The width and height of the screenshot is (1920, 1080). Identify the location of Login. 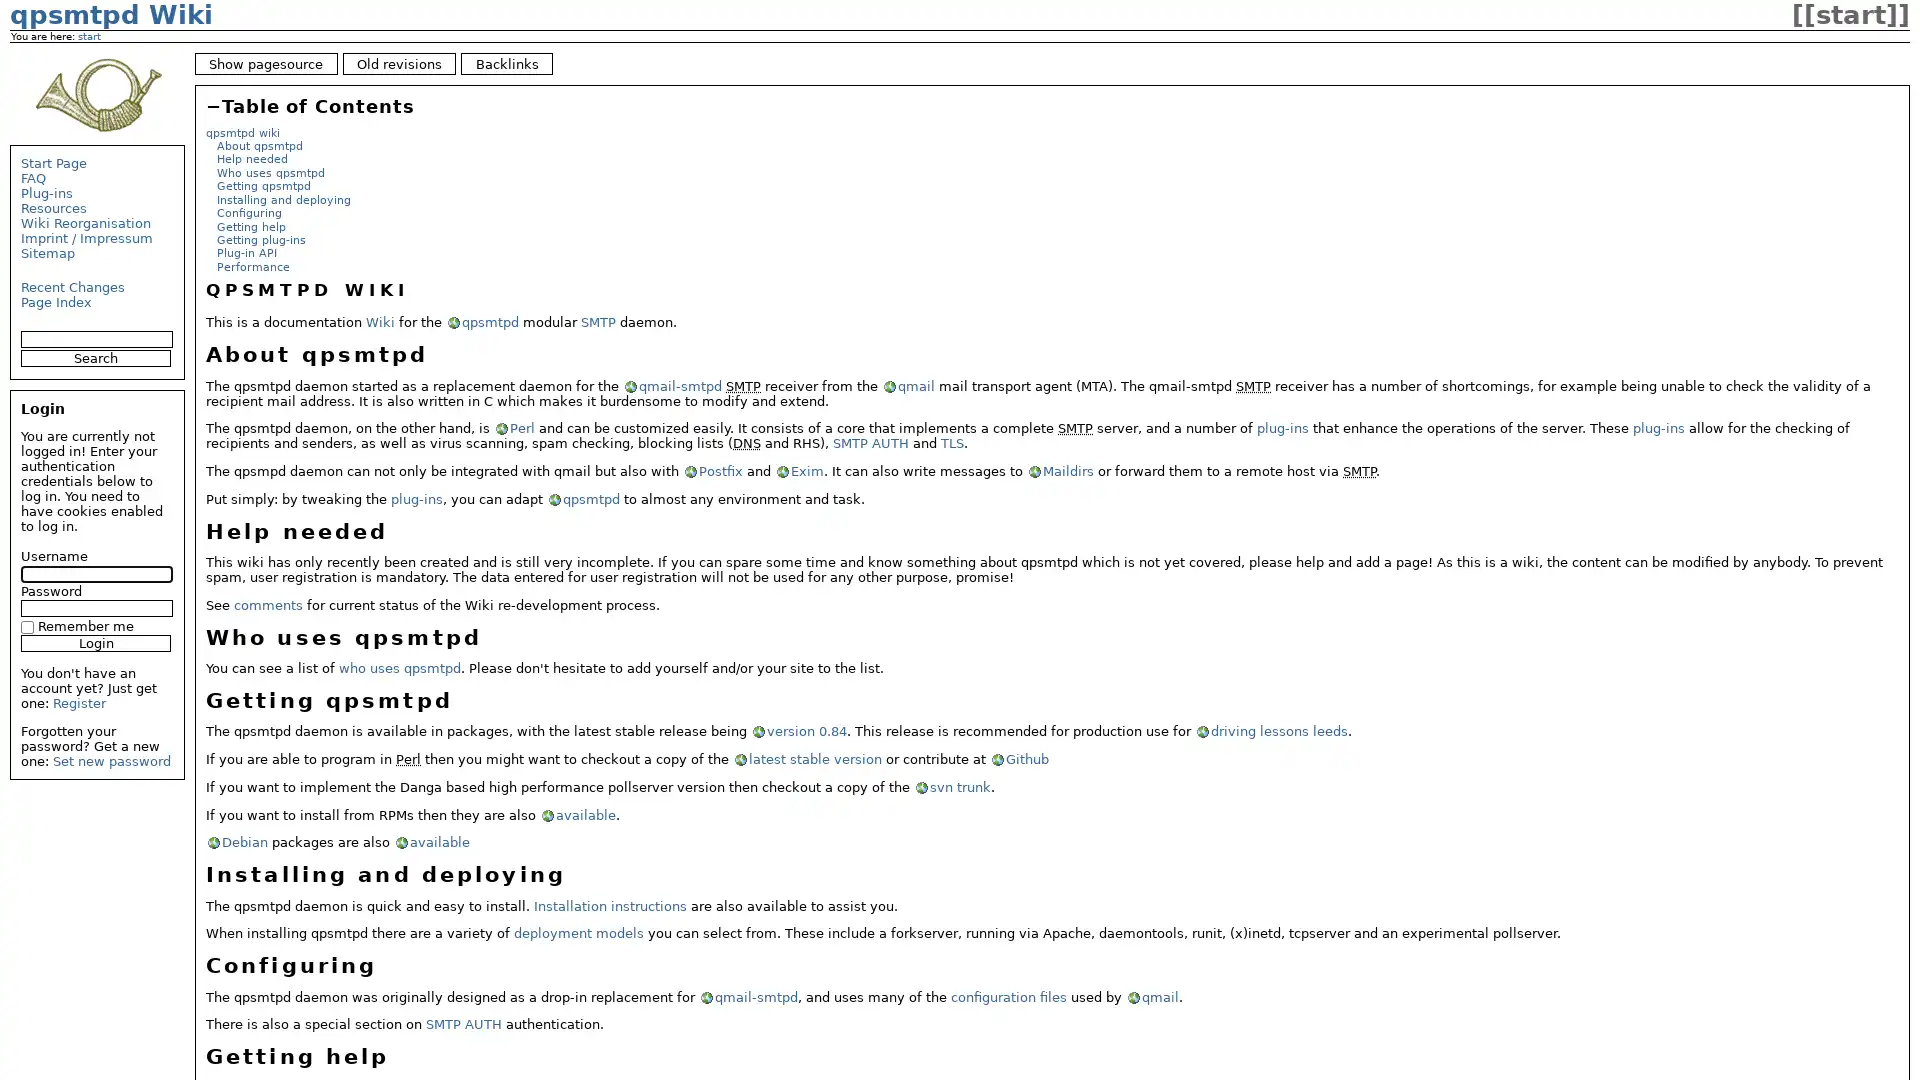
(95, 643).